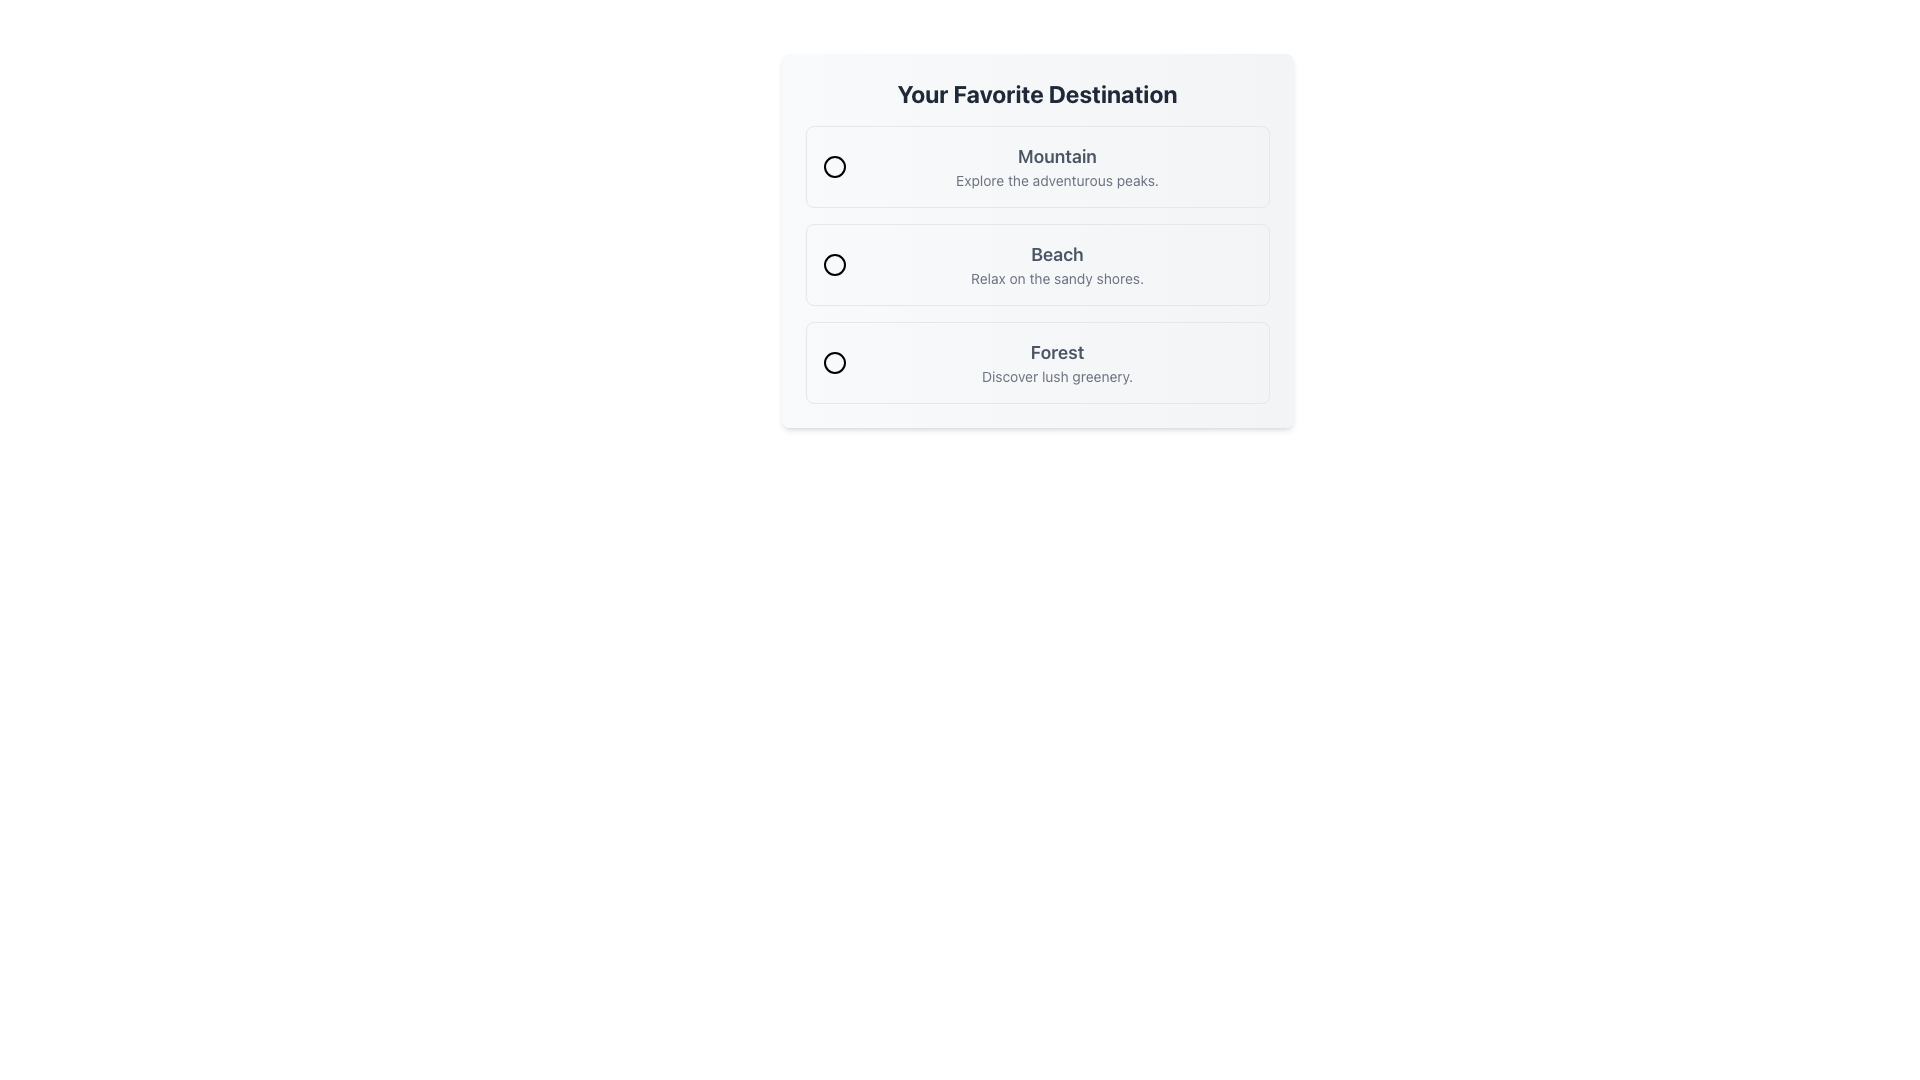 Image resolution: width=1920 pixels, height=1080 pixels. What do you see at coordinates (1056, 181) in the screenshot?
I see `text label that displays 'Explore the adventurous peaks.' located below the title 'Mountain' in the first option group of a selectable list` at bounding box center [1056, 181].